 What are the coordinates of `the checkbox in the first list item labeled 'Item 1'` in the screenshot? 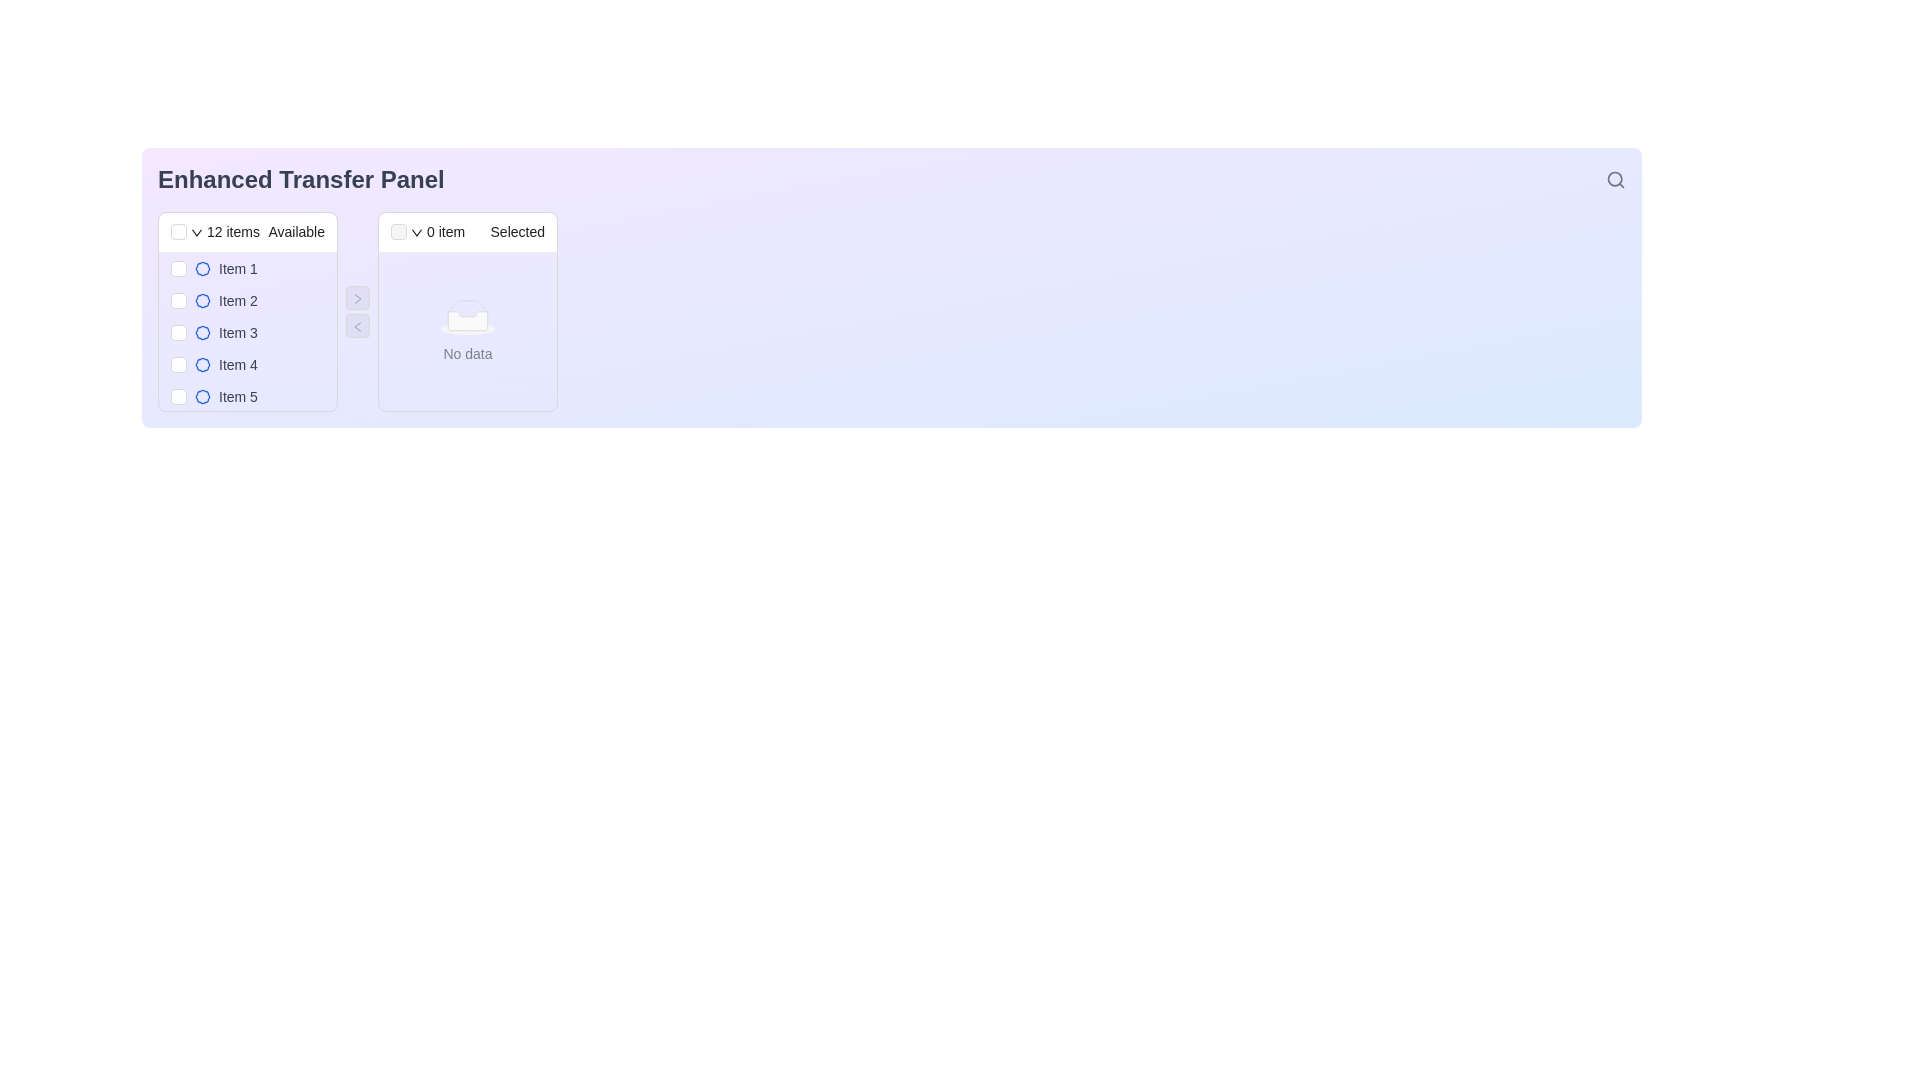 It's located at (247, 268).